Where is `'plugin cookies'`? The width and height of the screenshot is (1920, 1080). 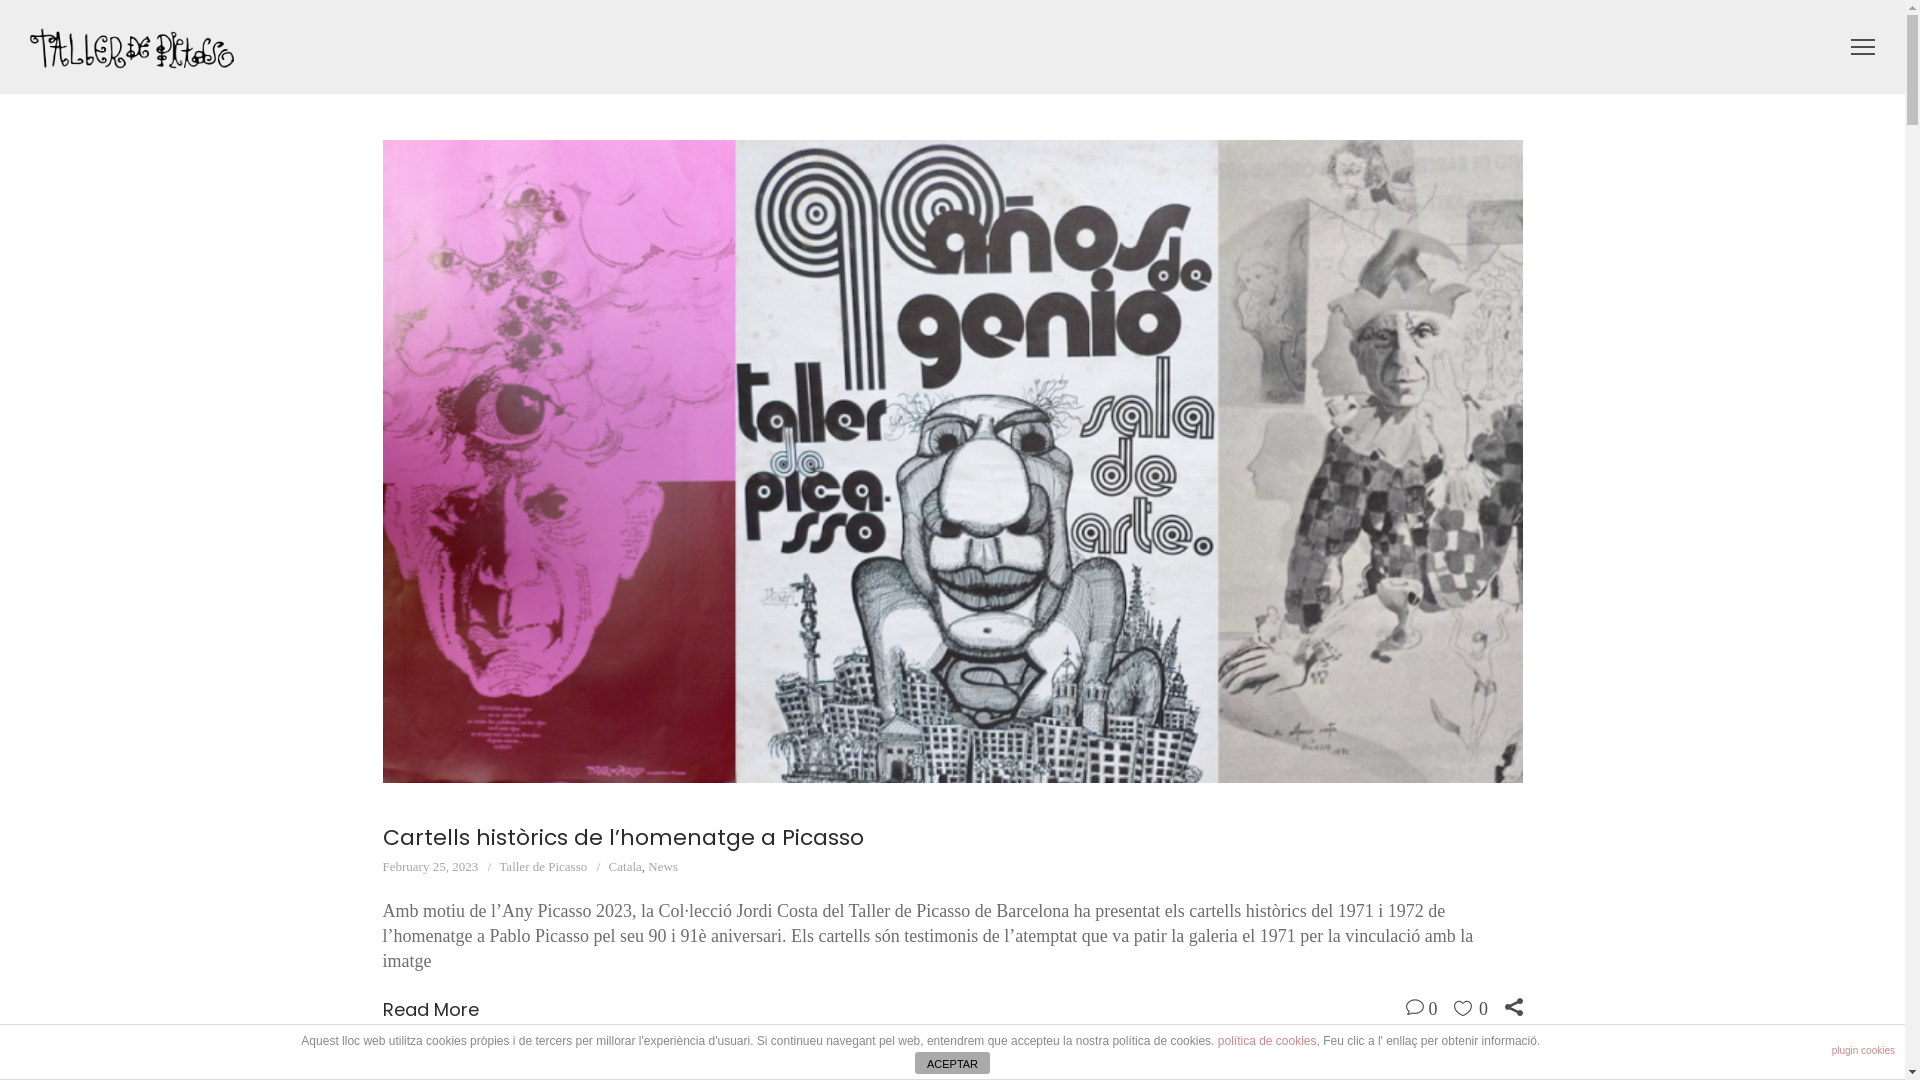 'plugin cookies' is located at coordinates (1862, 1049).